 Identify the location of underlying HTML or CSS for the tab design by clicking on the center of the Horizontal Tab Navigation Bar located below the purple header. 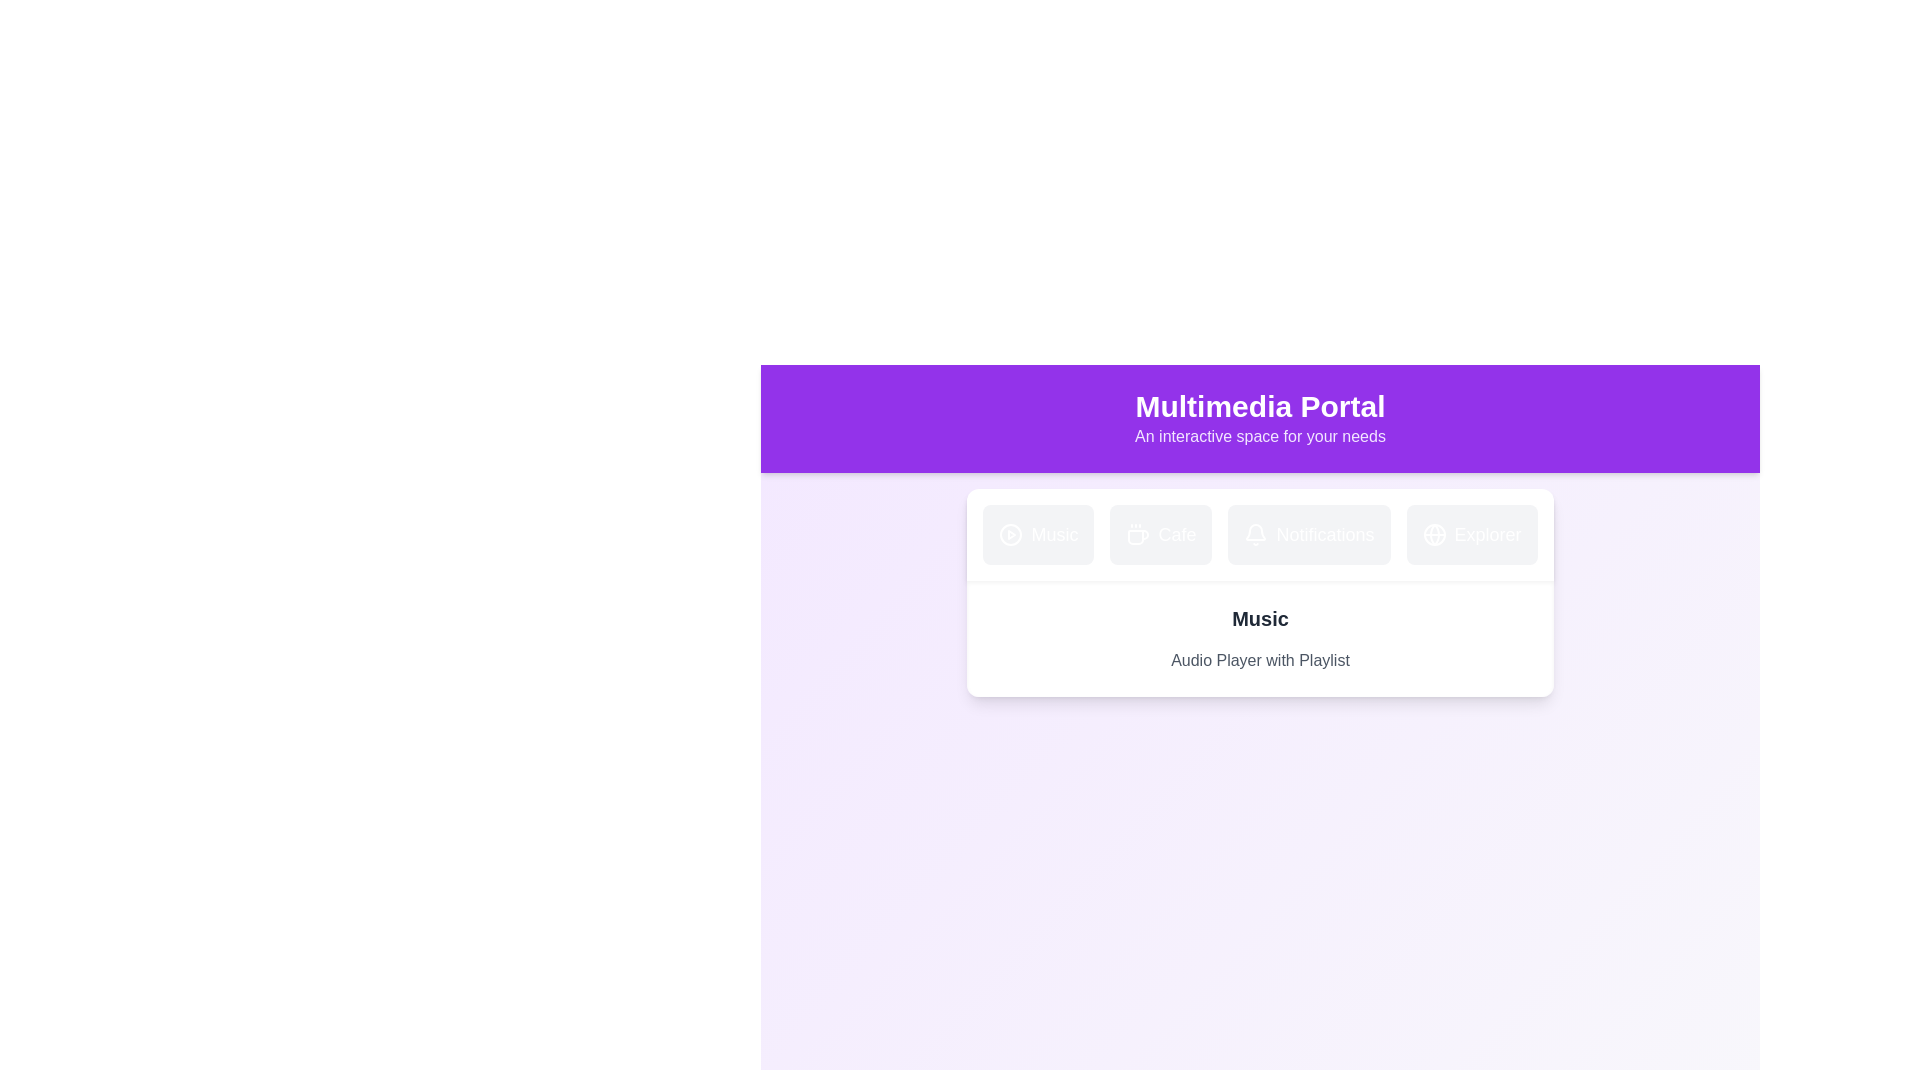
(1259, 534).